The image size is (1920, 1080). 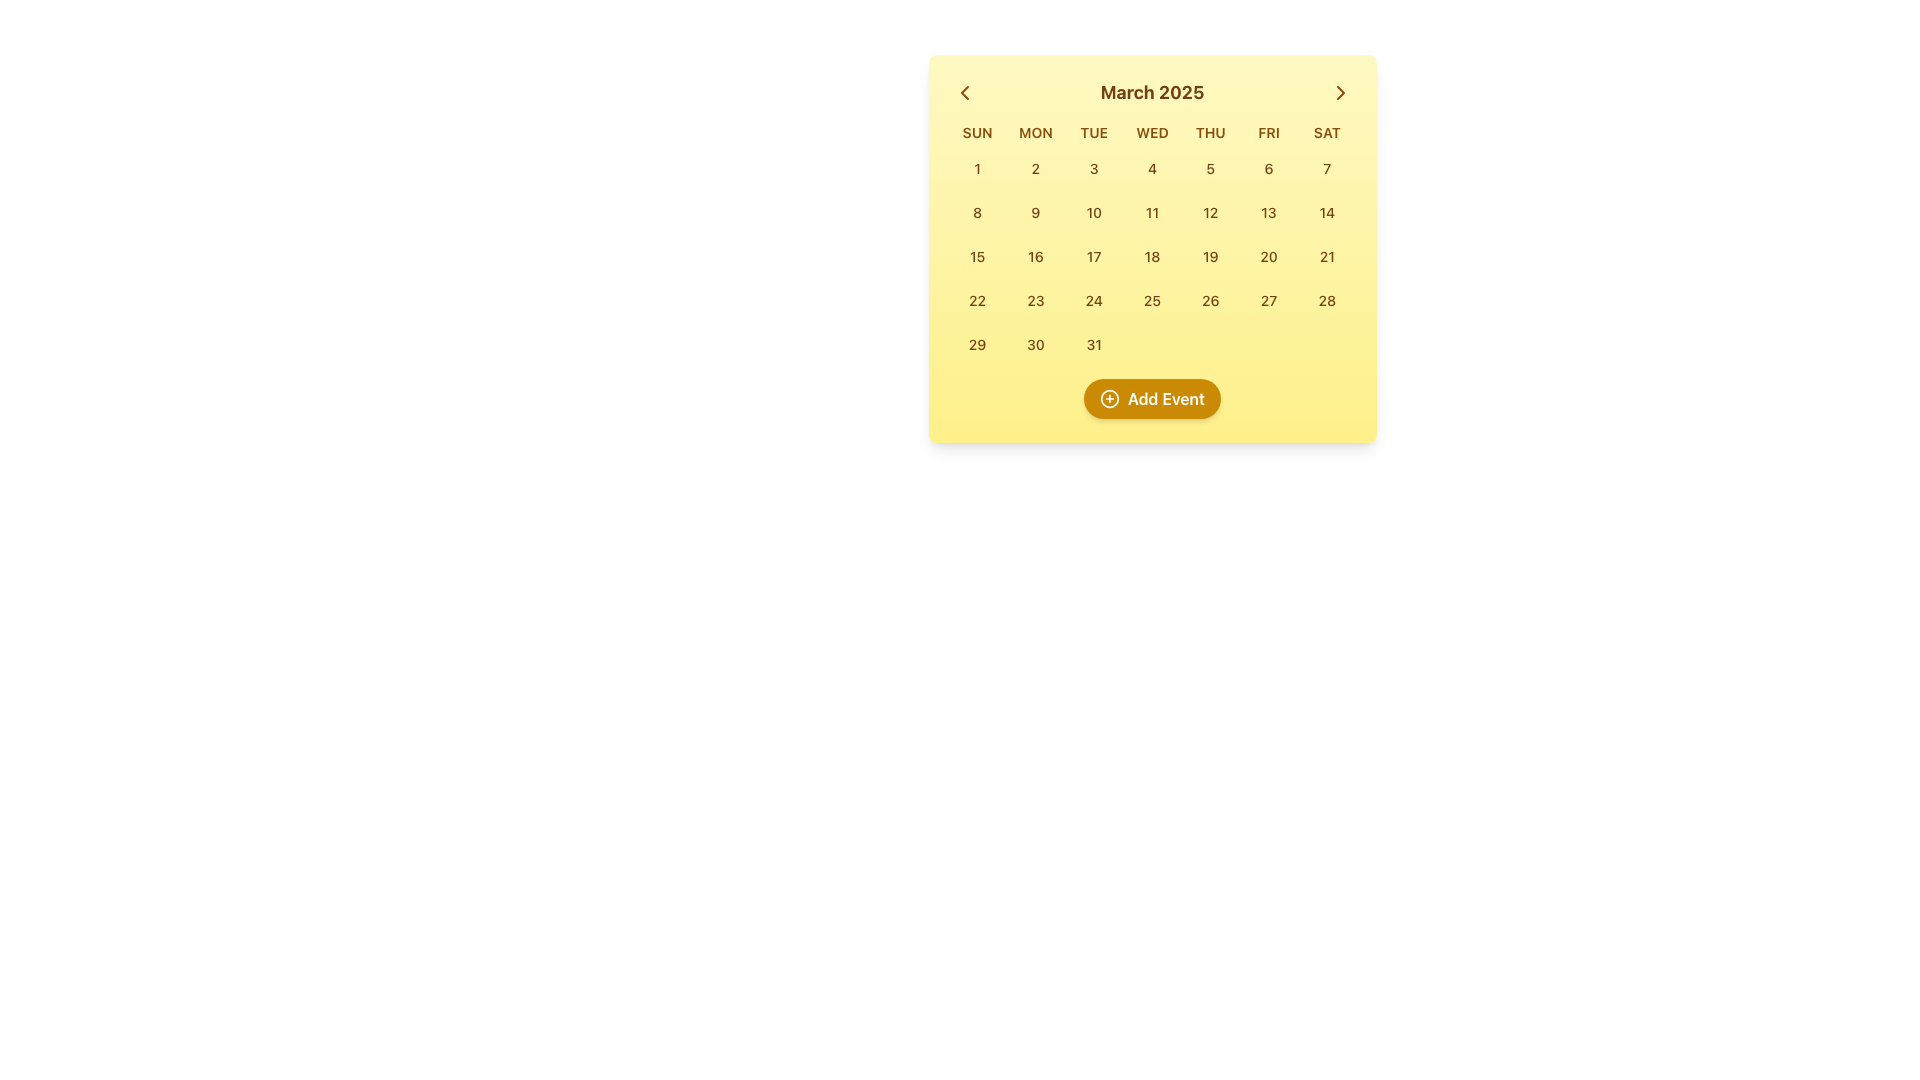 What do you see at coordinates (977, 343) in the screenshot?
I see `the Calendar Date Cell displaying '29' in bold brown text with a yellow background` at bounding box center [977, 343].